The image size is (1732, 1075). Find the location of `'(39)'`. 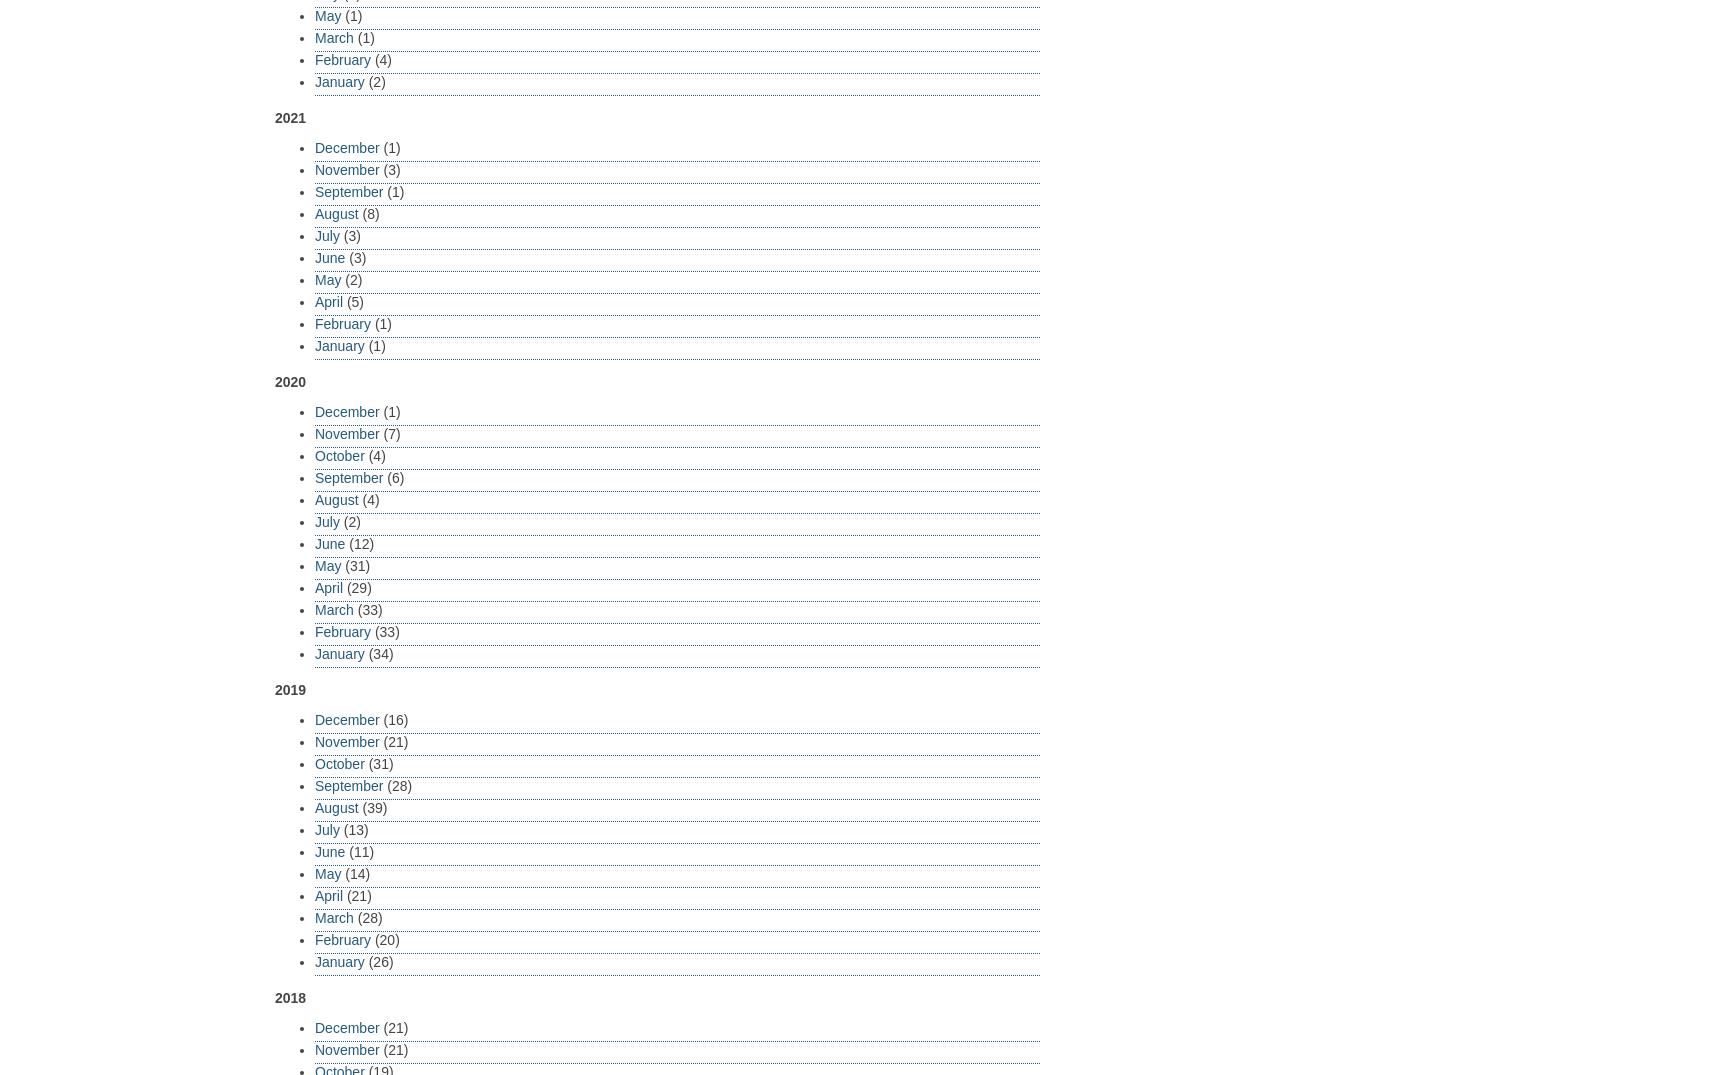

'(39)' is located at coordinates (357, 806).